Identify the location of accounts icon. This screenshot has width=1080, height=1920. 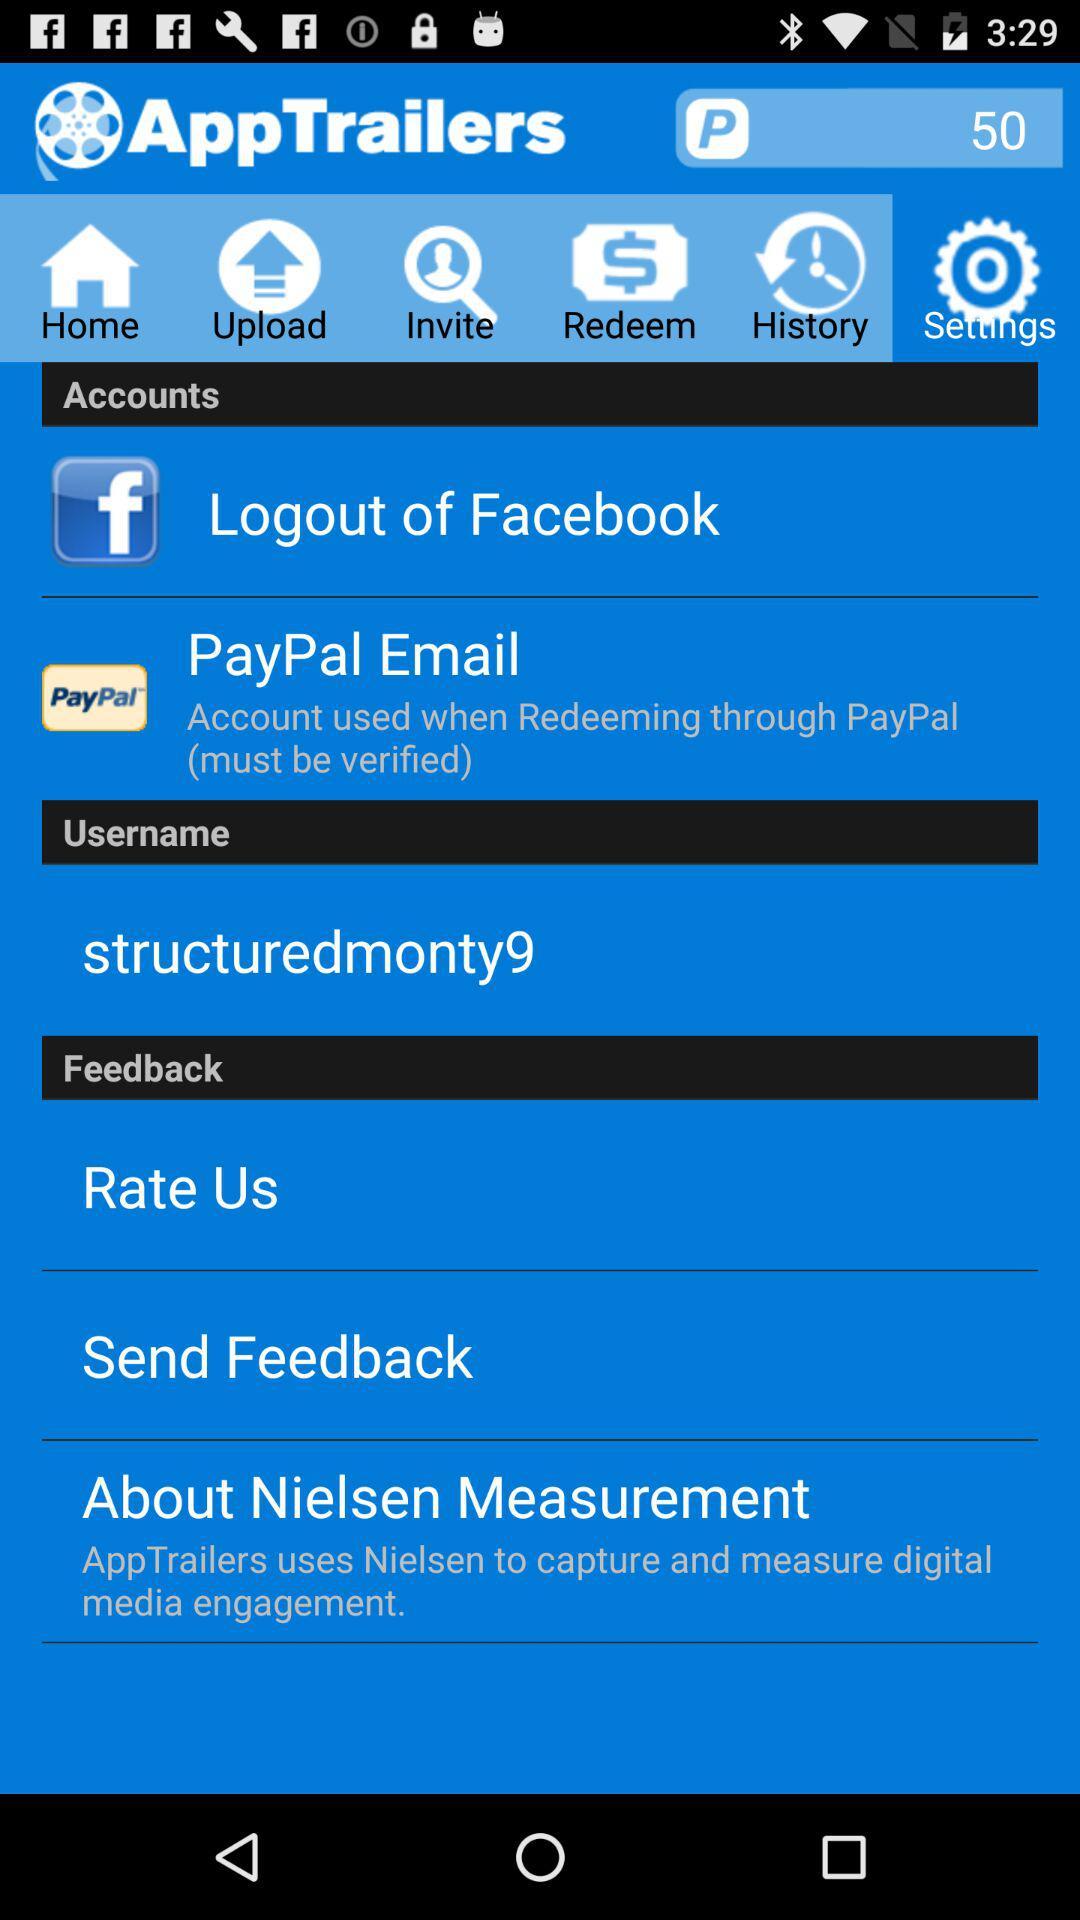
(540, 394).